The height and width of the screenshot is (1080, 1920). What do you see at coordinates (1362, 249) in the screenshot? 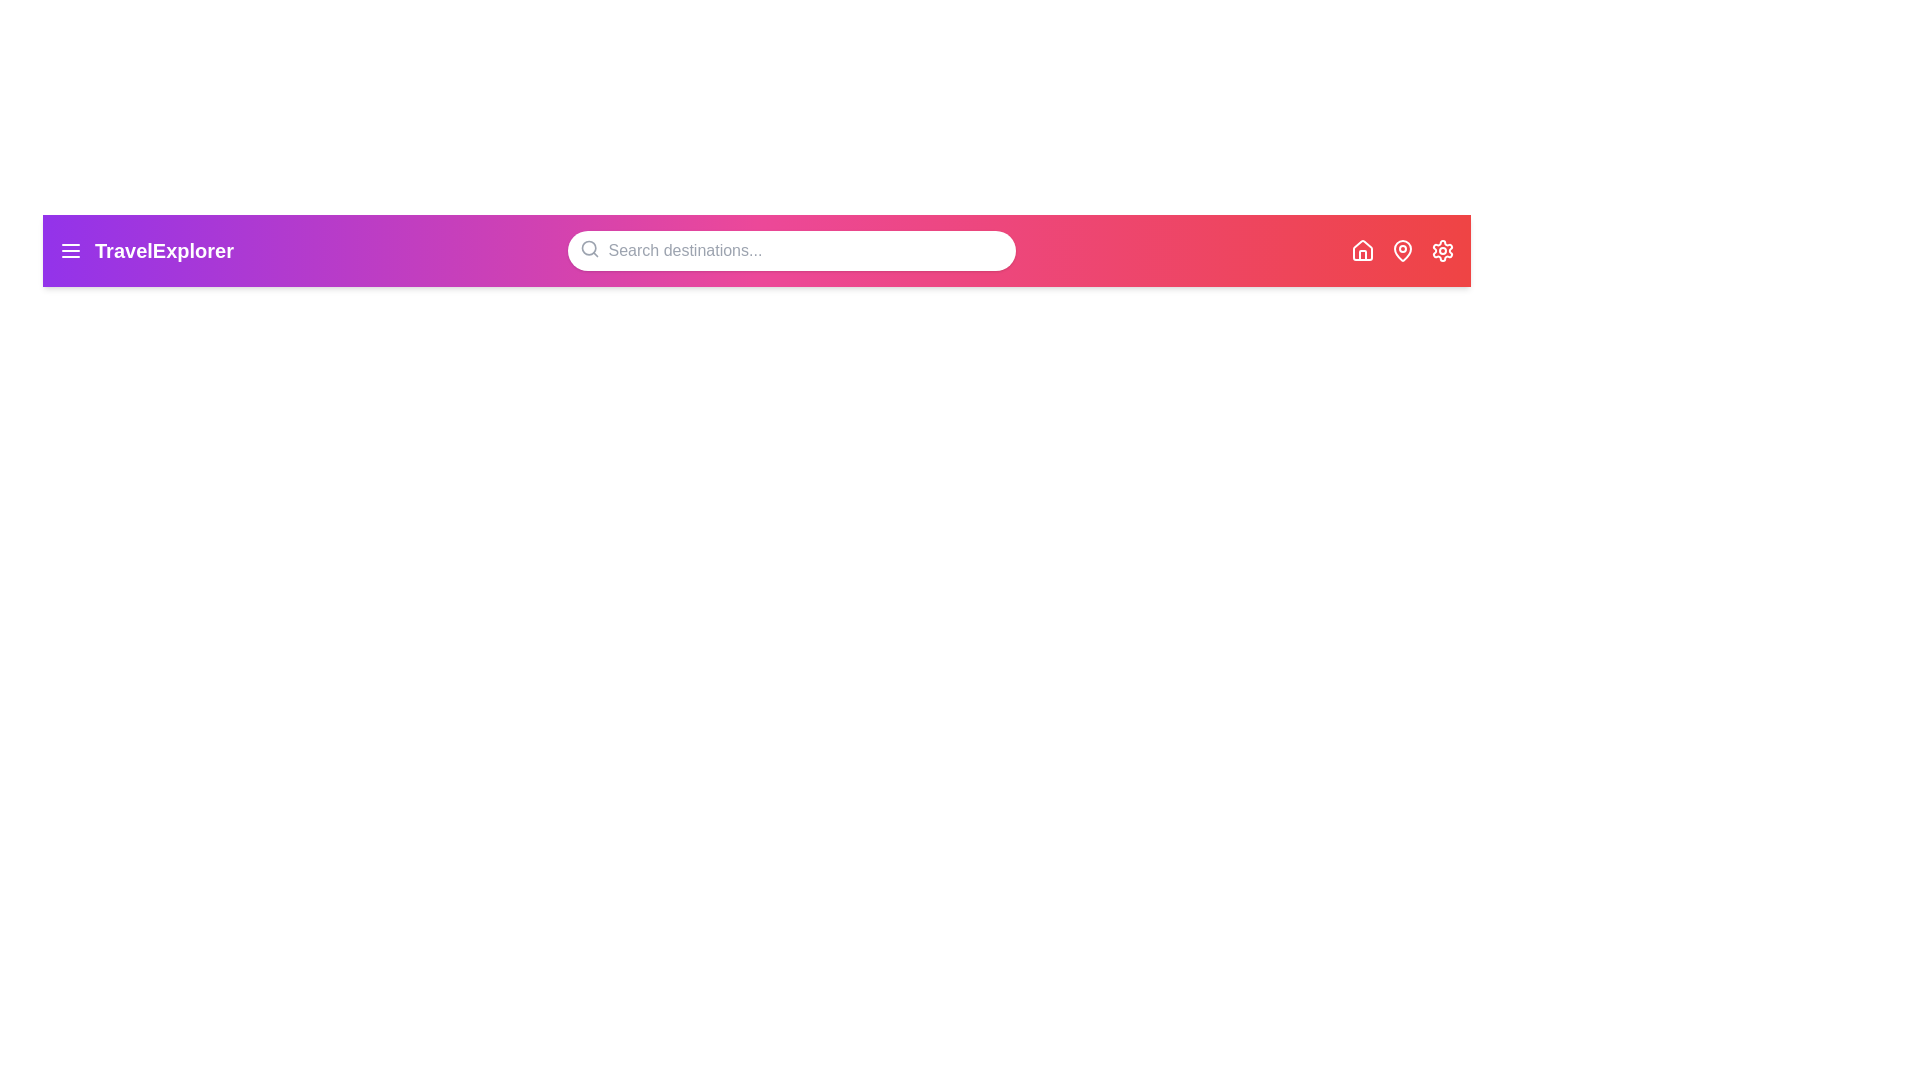
I see `the Home icon to navigate to the homepage` at bounding box center [1362, 249].